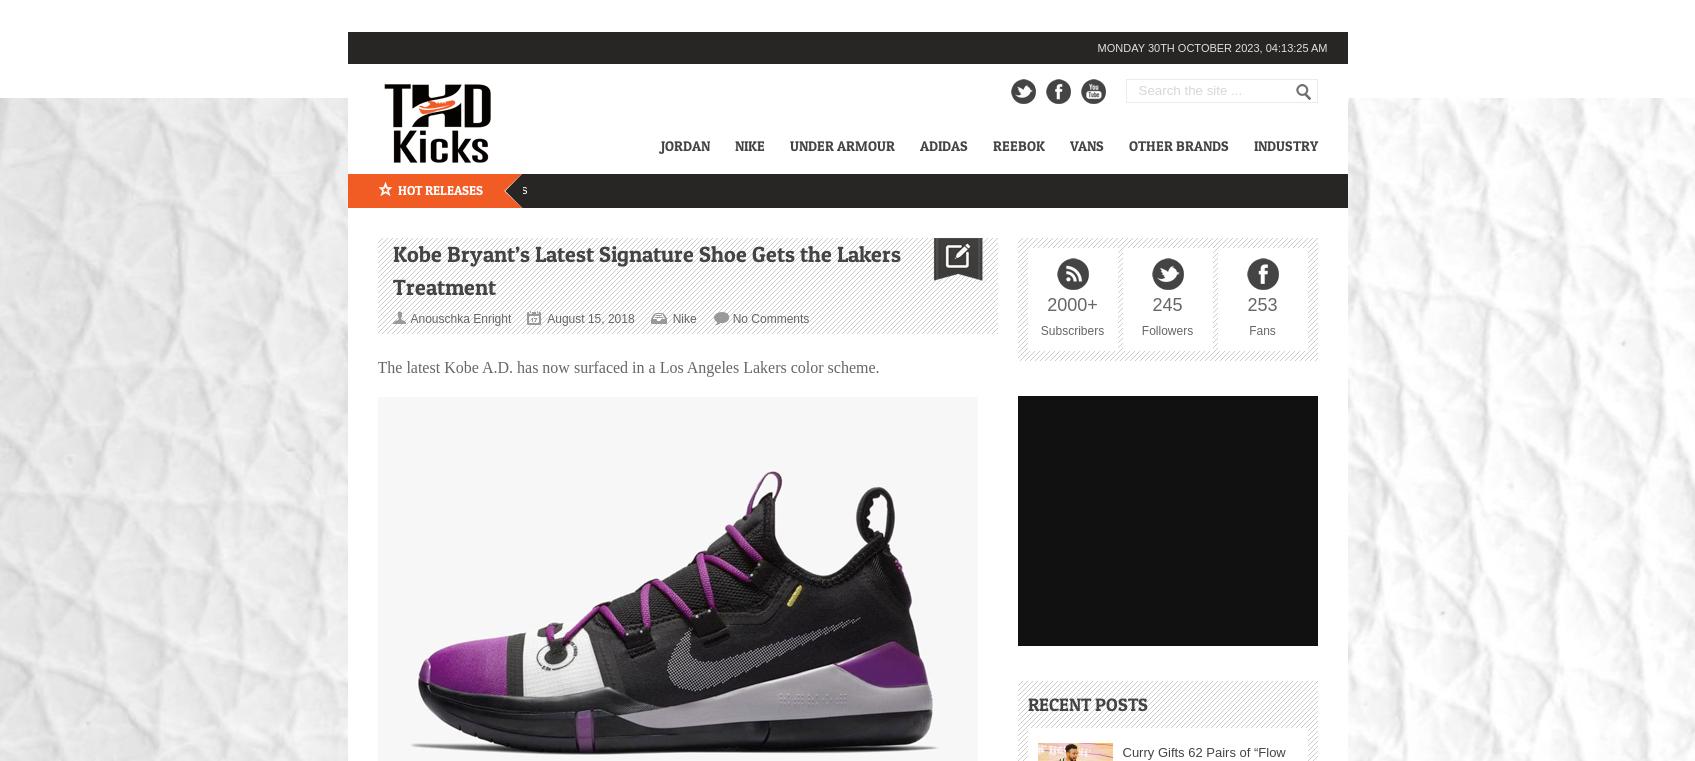 The width and height of the screenshot is (1695, 761). I want to click on '04:13:25 am', so click(1263, 47).